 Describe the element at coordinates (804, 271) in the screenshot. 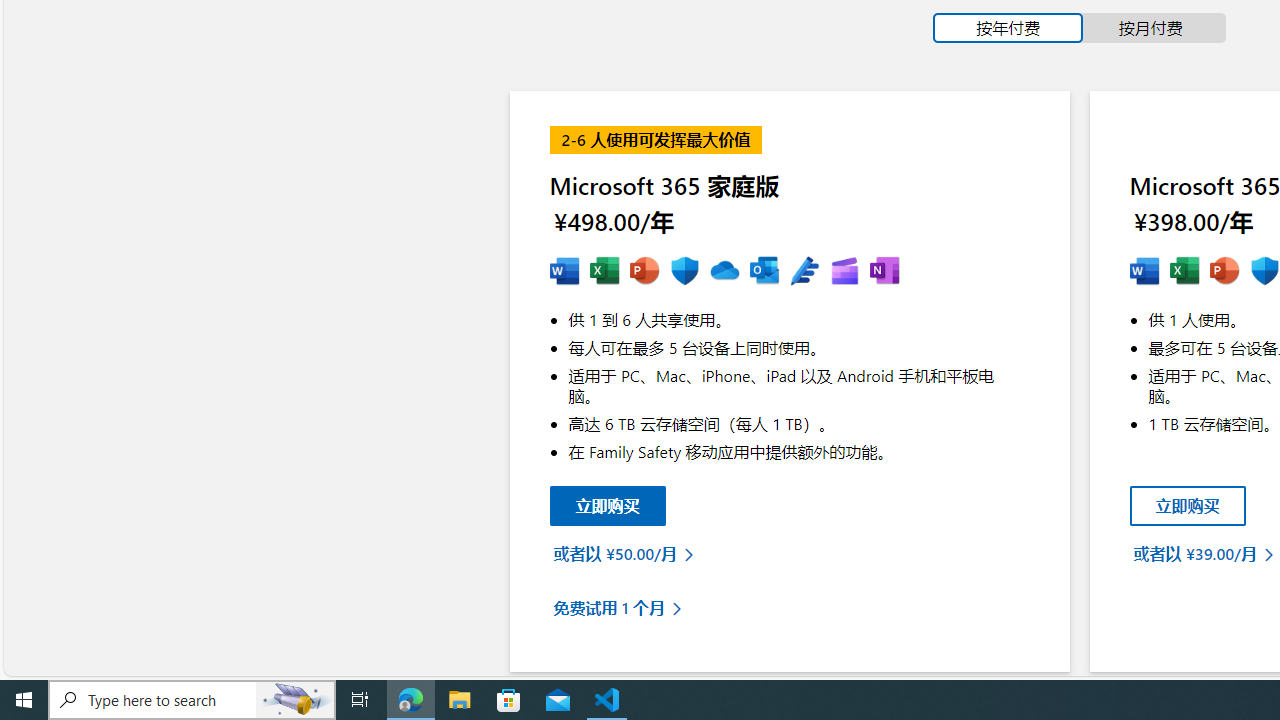

I see `'MS Editor'` at that location.